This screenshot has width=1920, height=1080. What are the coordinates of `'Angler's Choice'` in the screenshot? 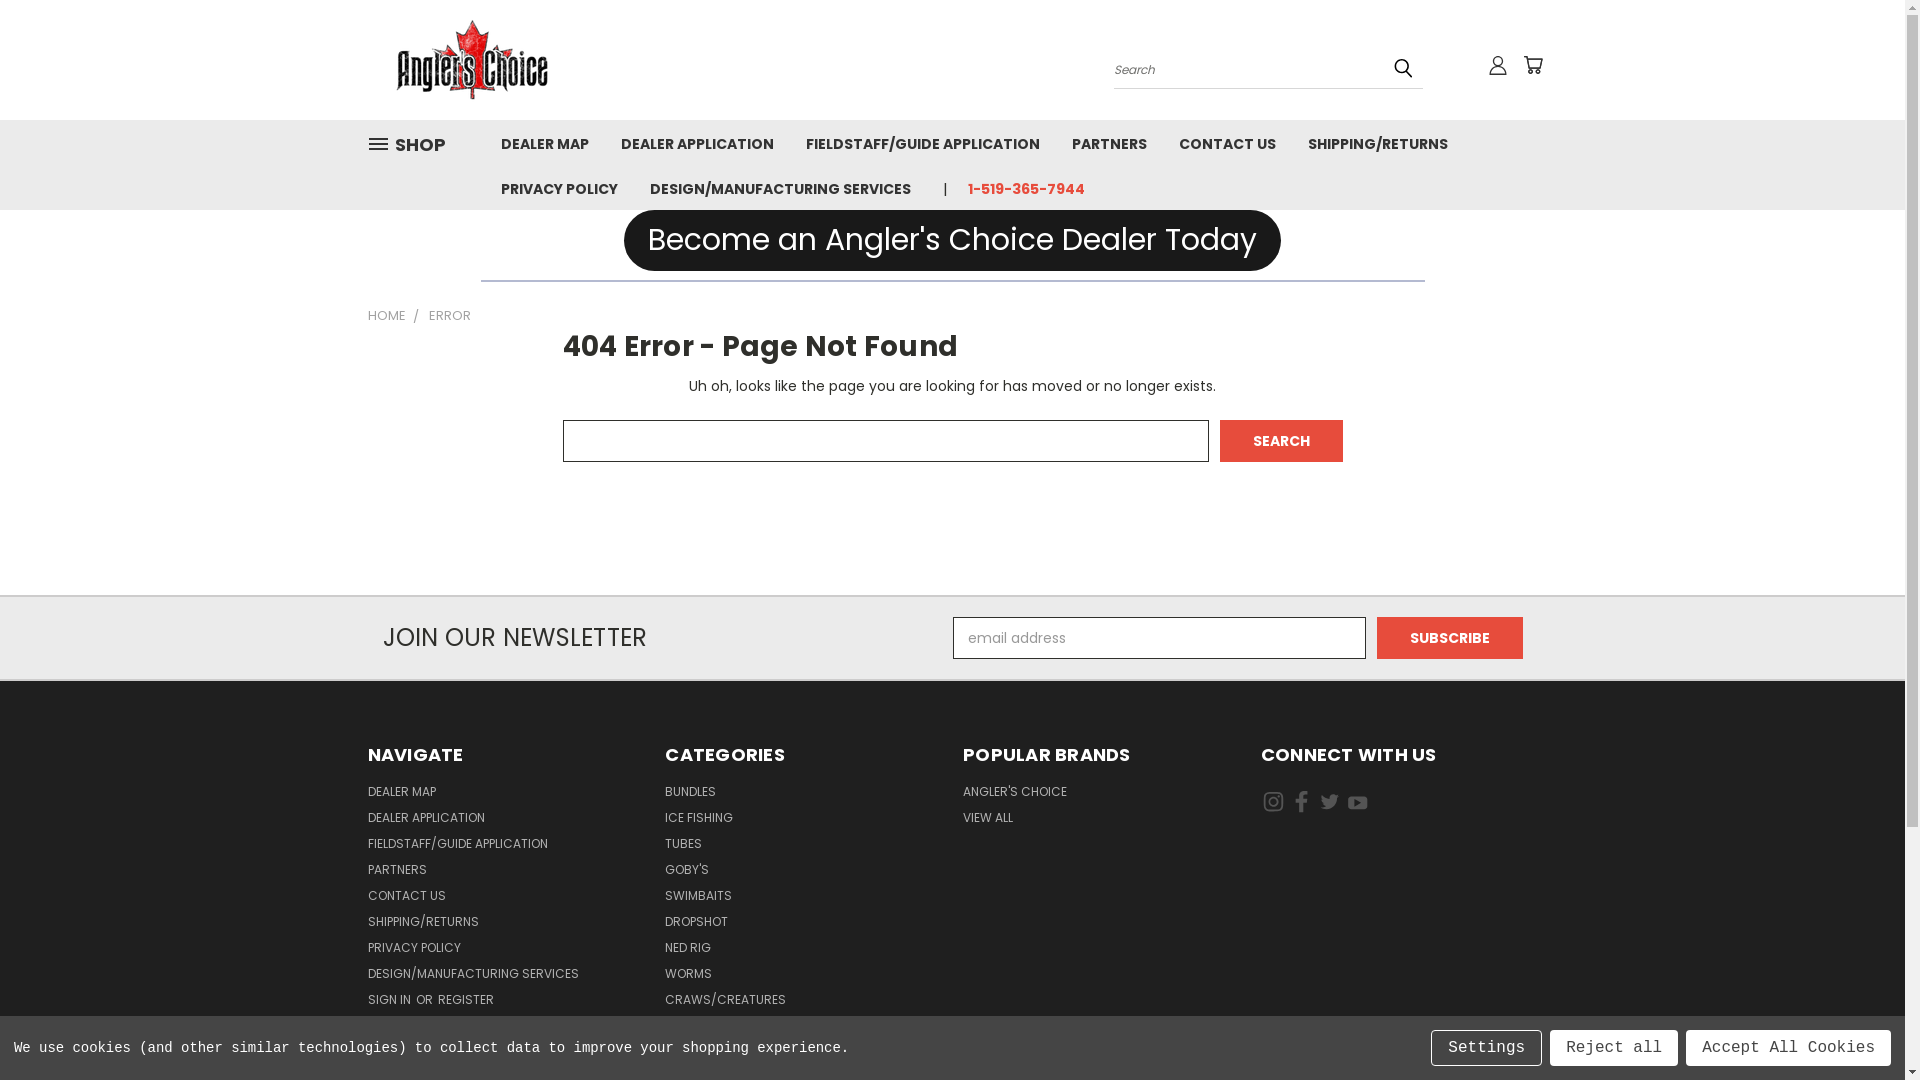 It's located at (368, 59).